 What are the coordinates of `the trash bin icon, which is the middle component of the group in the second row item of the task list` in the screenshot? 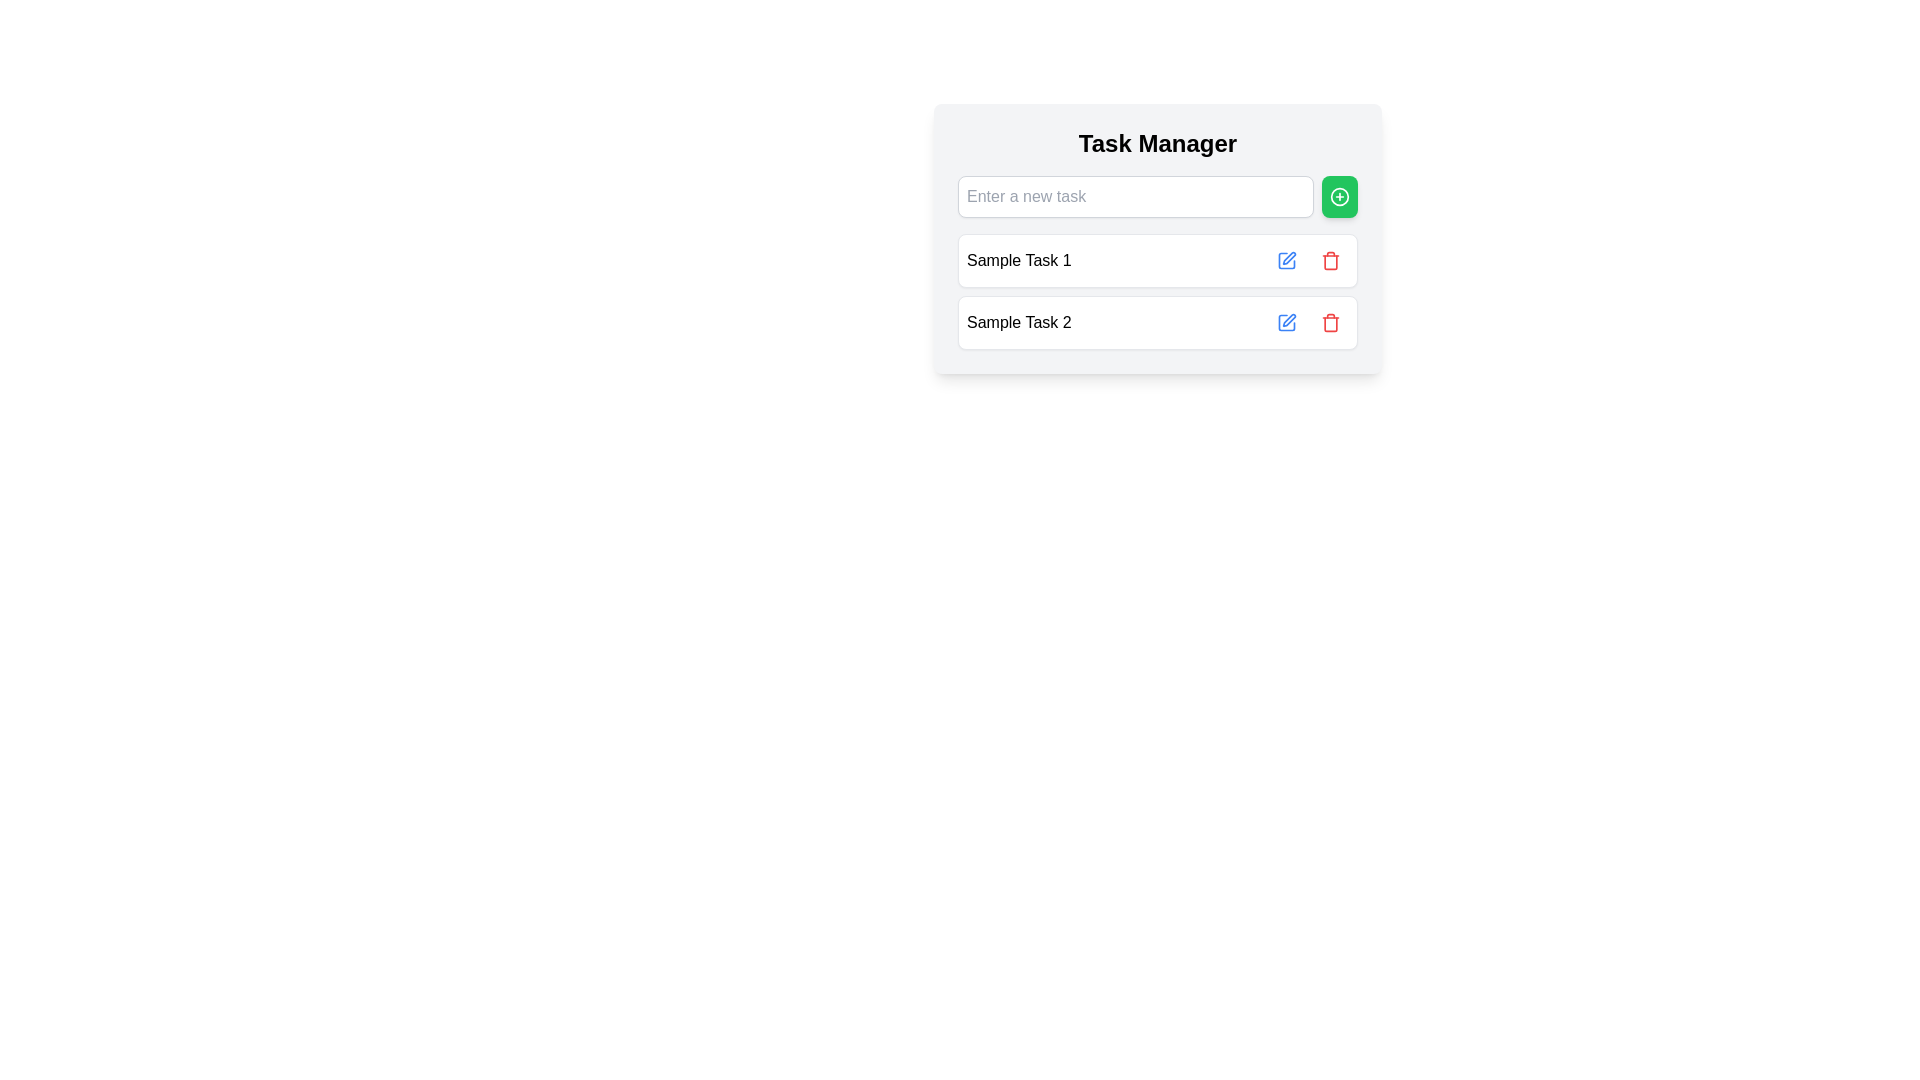 It's located at (1330, 261).